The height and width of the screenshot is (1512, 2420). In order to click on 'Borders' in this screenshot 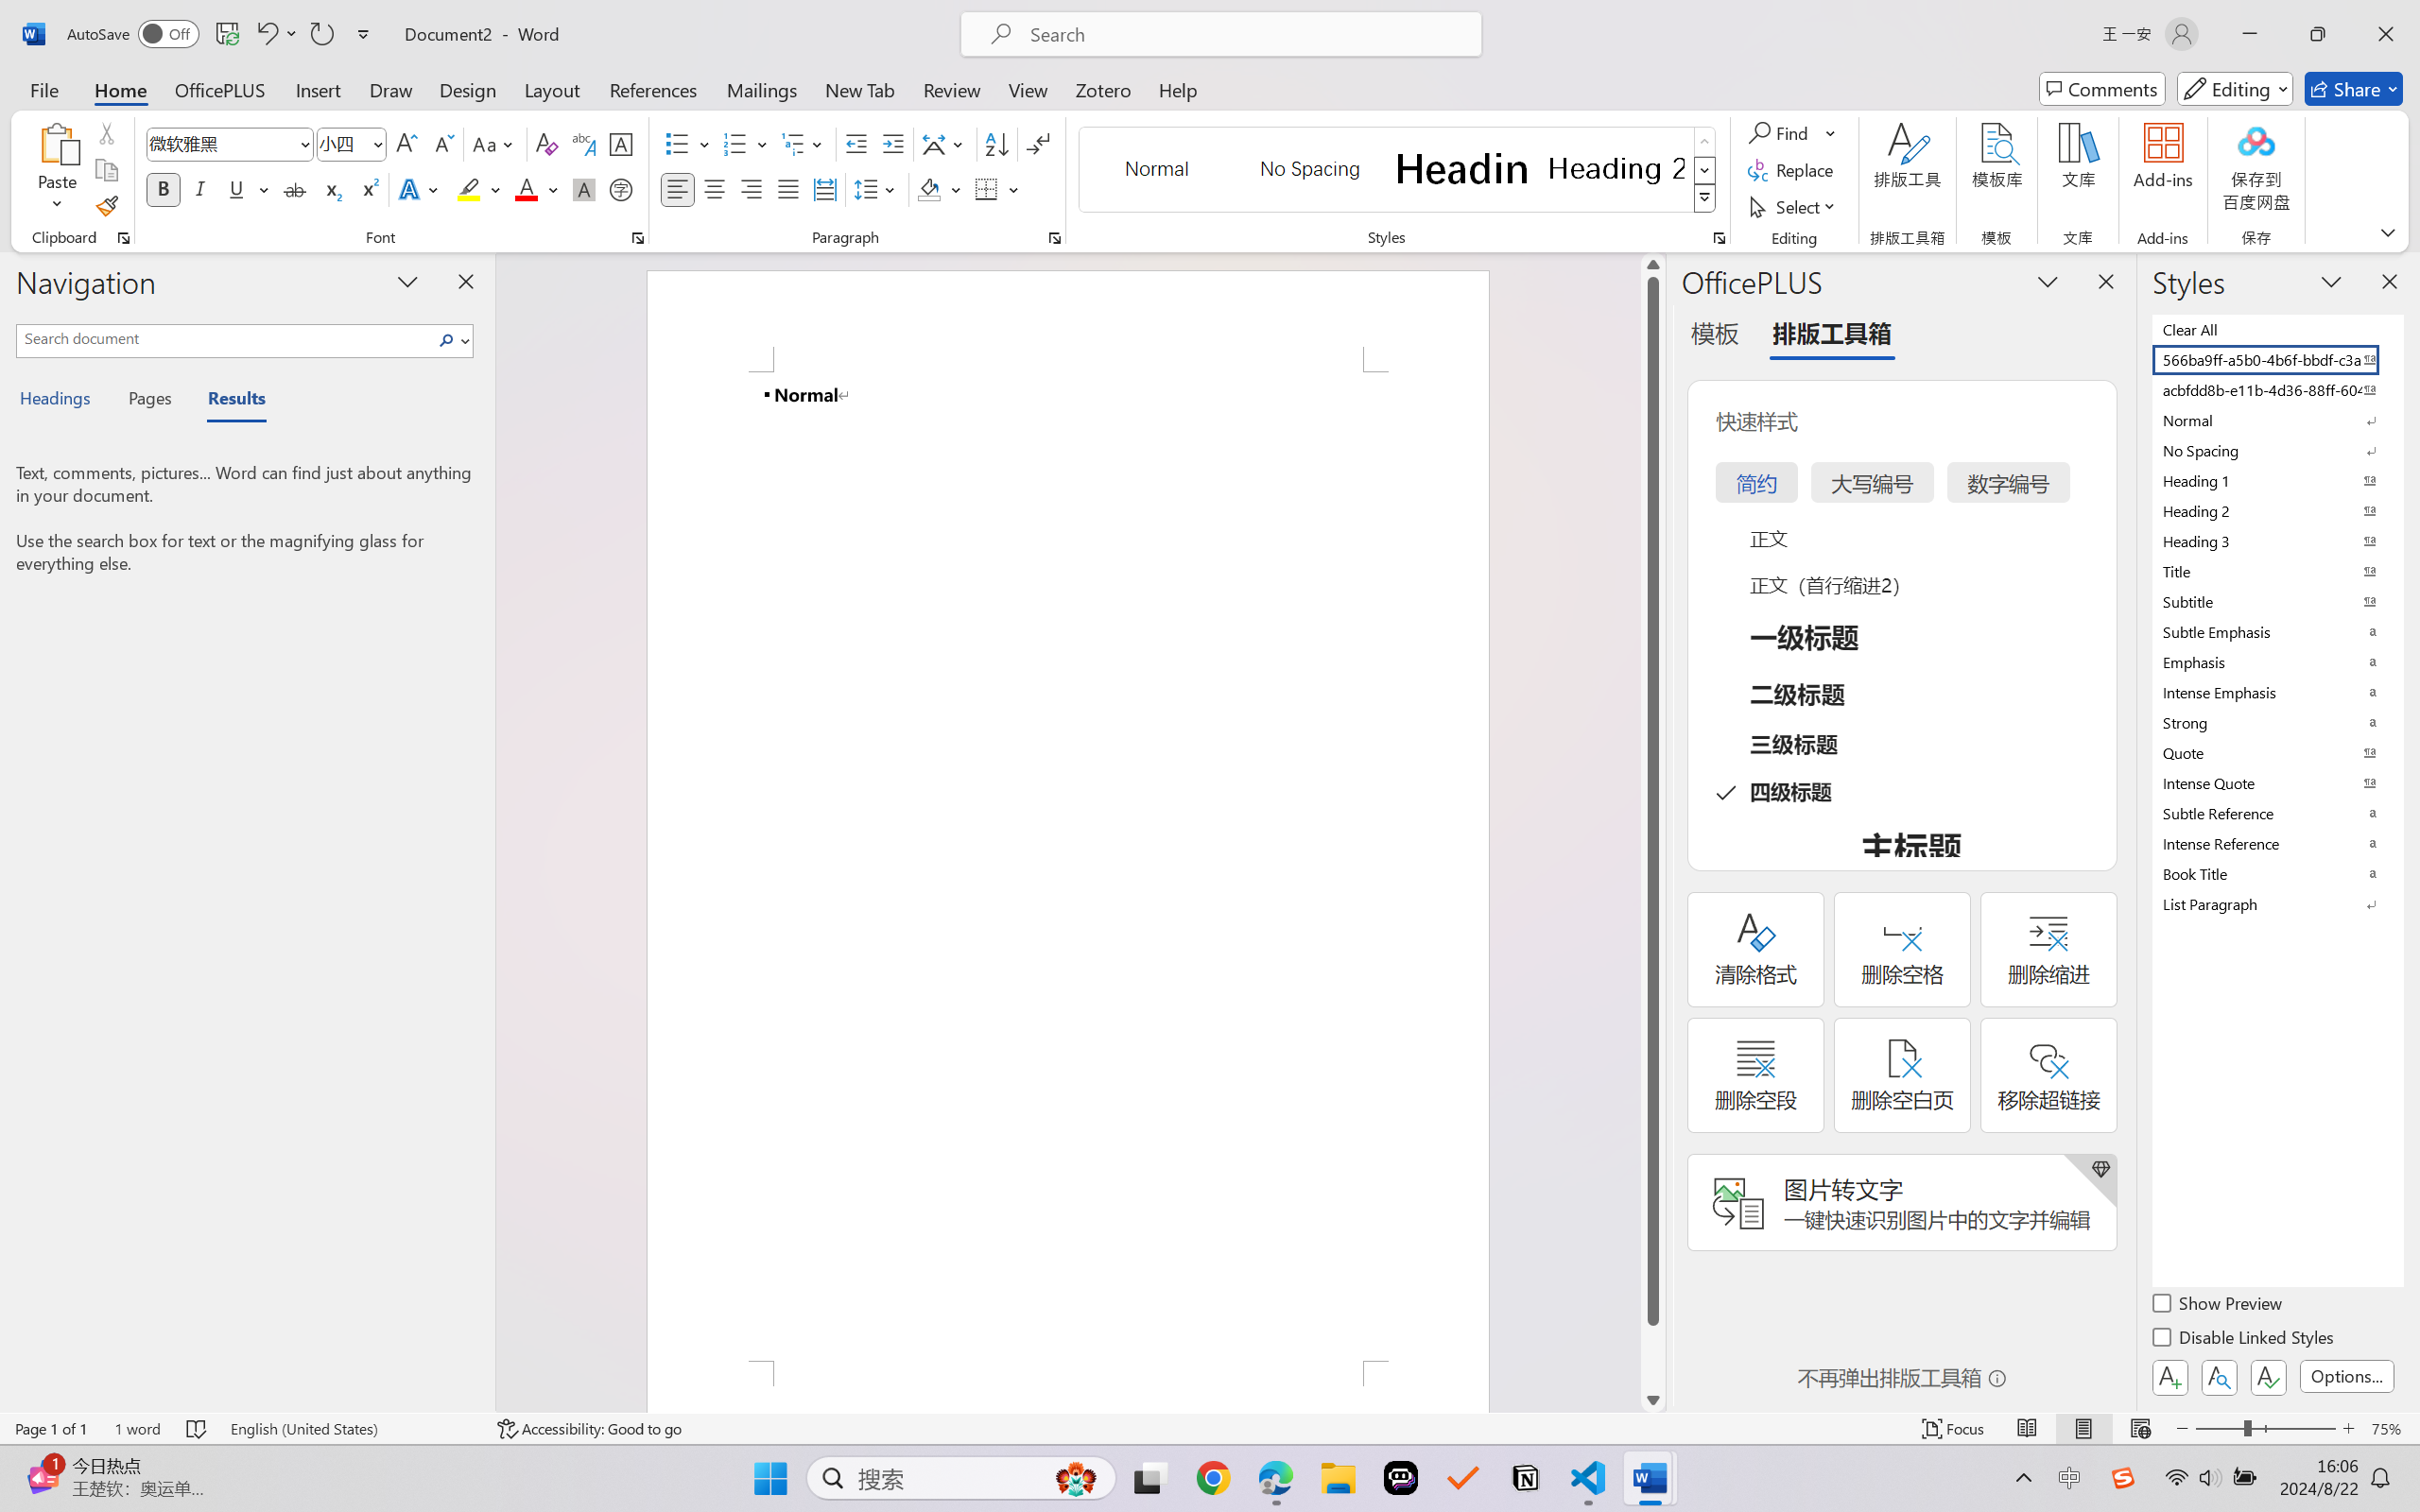, I will do `click(987, 188)`.